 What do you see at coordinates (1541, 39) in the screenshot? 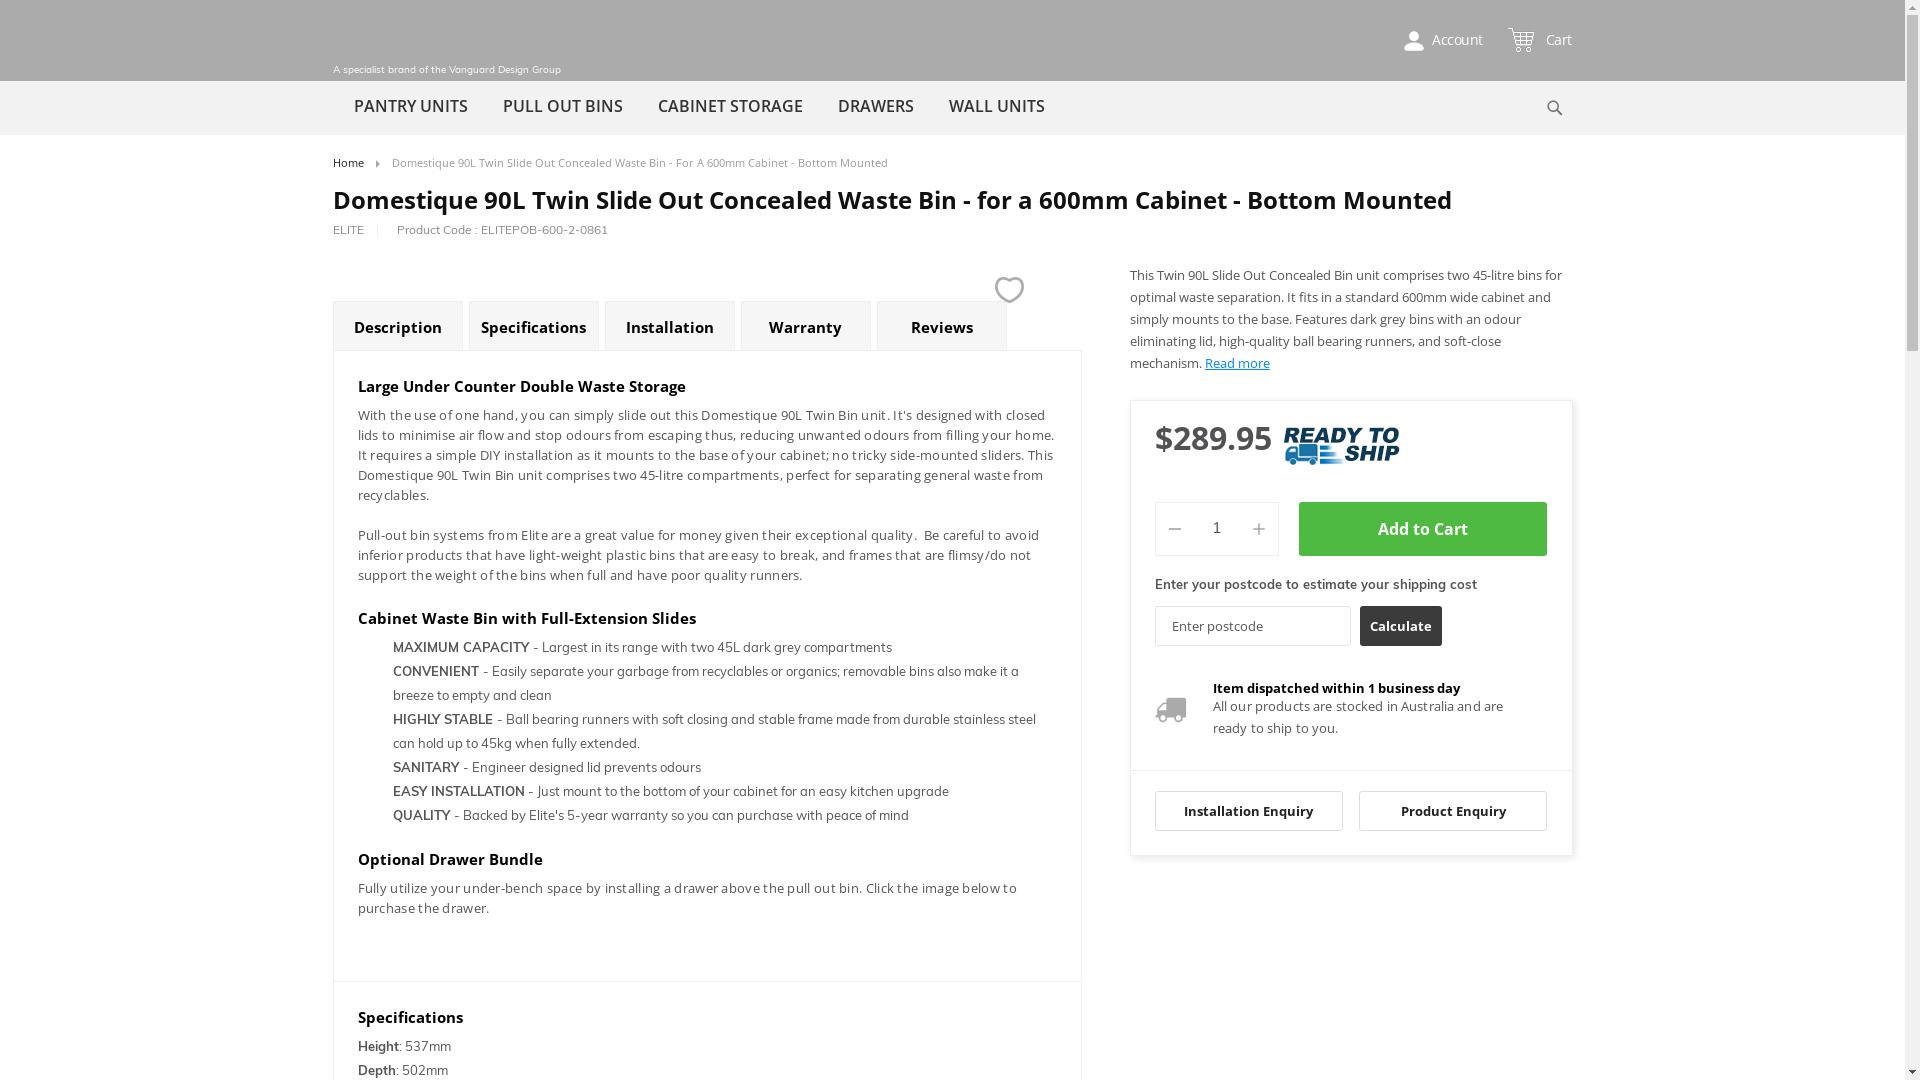
I see `'Cart'` at bounding box center [1541, 39].